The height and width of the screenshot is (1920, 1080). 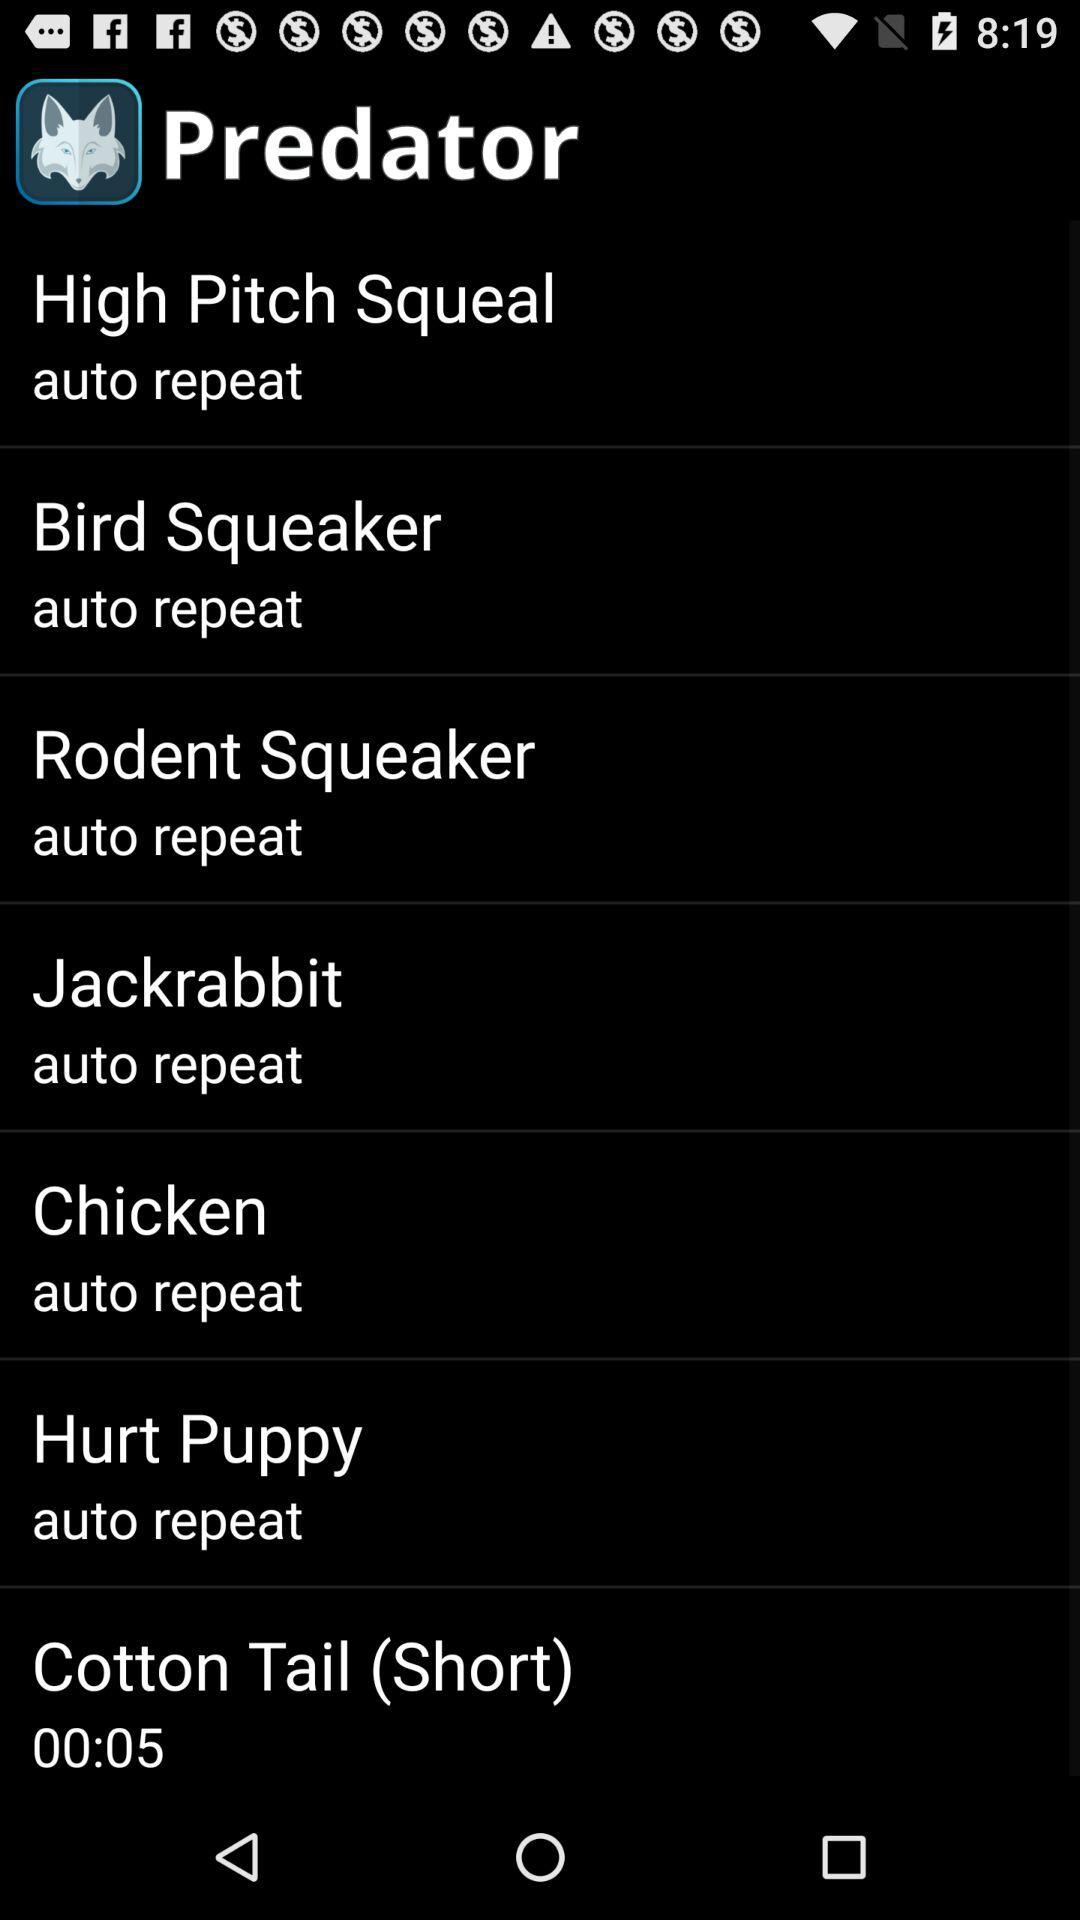 What do you see at coordinates (149, 1207) in the screenshot?
I see `the app above auto repeat` at bounding box center [149, 1207].